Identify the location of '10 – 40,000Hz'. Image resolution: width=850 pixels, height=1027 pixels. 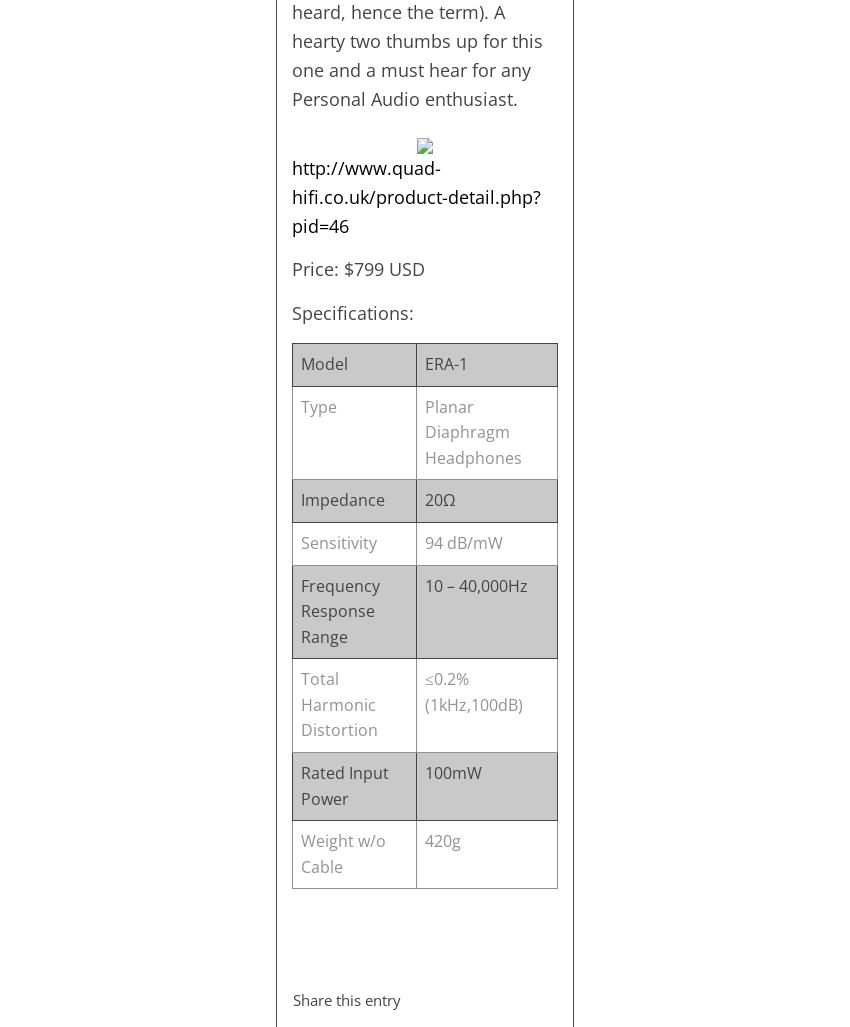
(423, 584).